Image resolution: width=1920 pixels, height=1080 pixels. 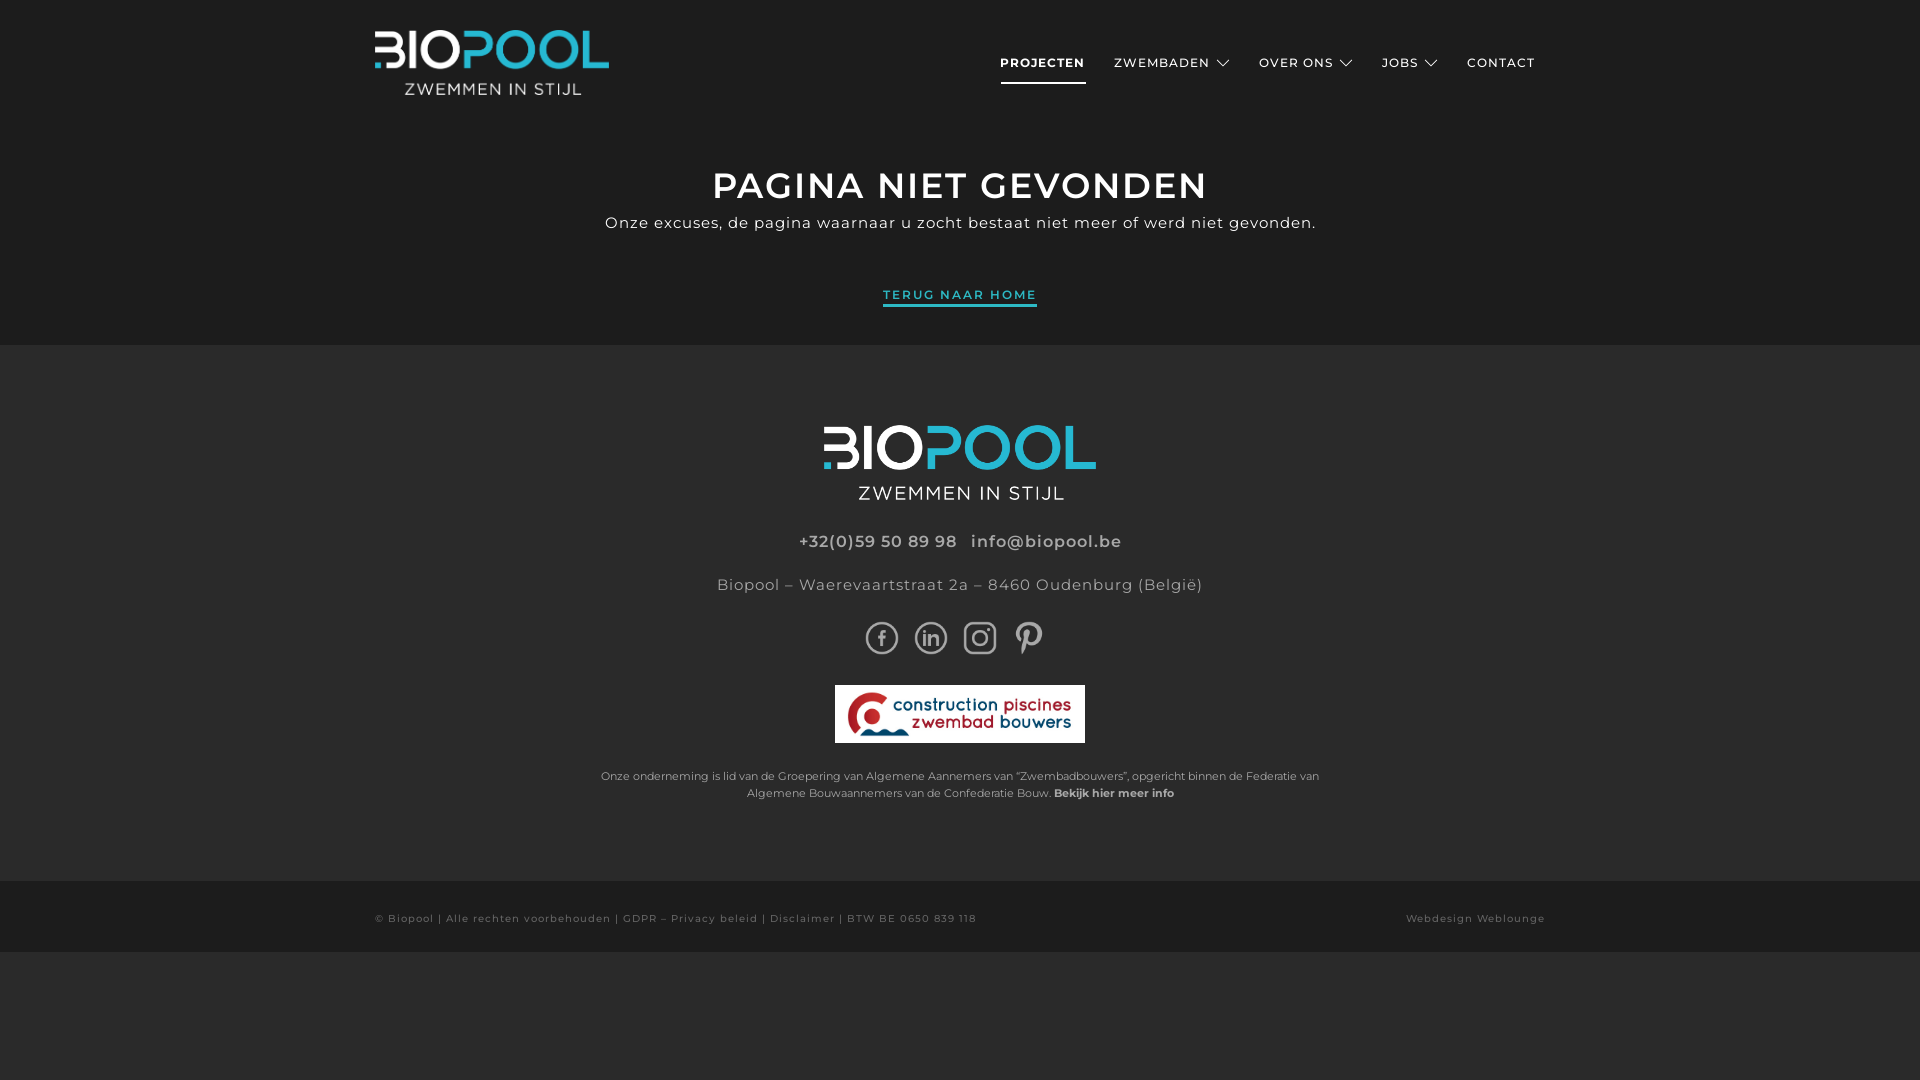 What do you see at coordinates (1501, 61) in the screenshot?
I see `'CONTACT'` at bounding box center [1501, 61].